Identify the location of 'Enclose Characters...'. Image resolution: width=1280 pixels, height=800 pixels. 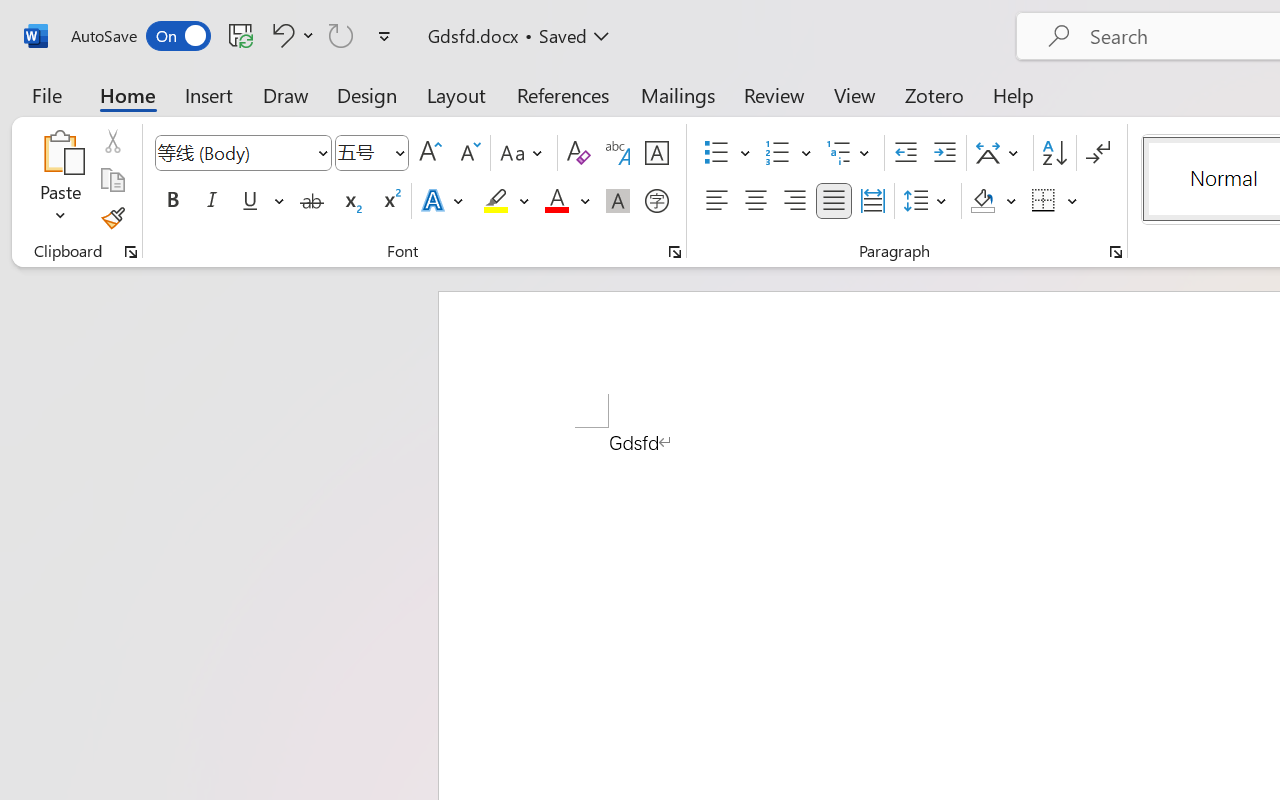
(656, 201).